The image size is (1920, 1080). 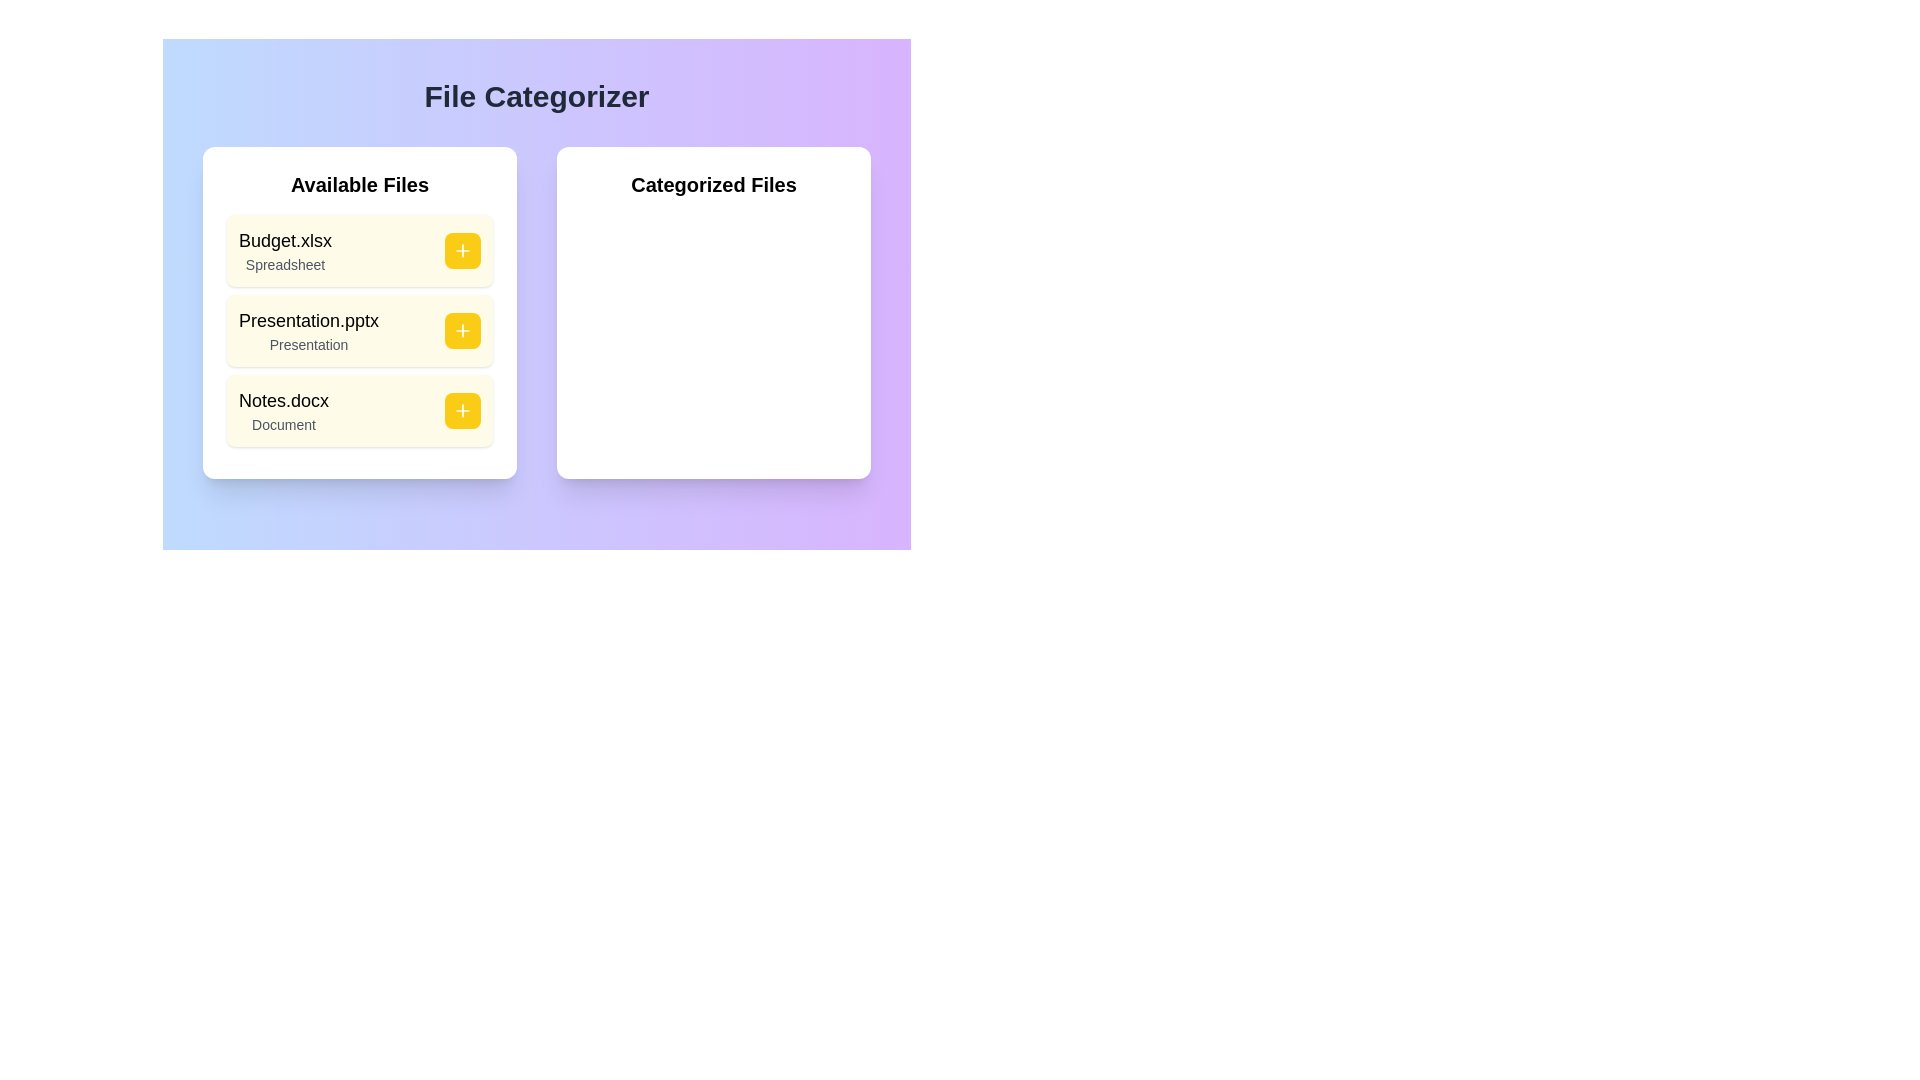 I want to click on the yellow circular button with a plus icon located to the right of the 'Budget.xlsx' document entry in the 'Available Files' list, so click(x=461, y=249).